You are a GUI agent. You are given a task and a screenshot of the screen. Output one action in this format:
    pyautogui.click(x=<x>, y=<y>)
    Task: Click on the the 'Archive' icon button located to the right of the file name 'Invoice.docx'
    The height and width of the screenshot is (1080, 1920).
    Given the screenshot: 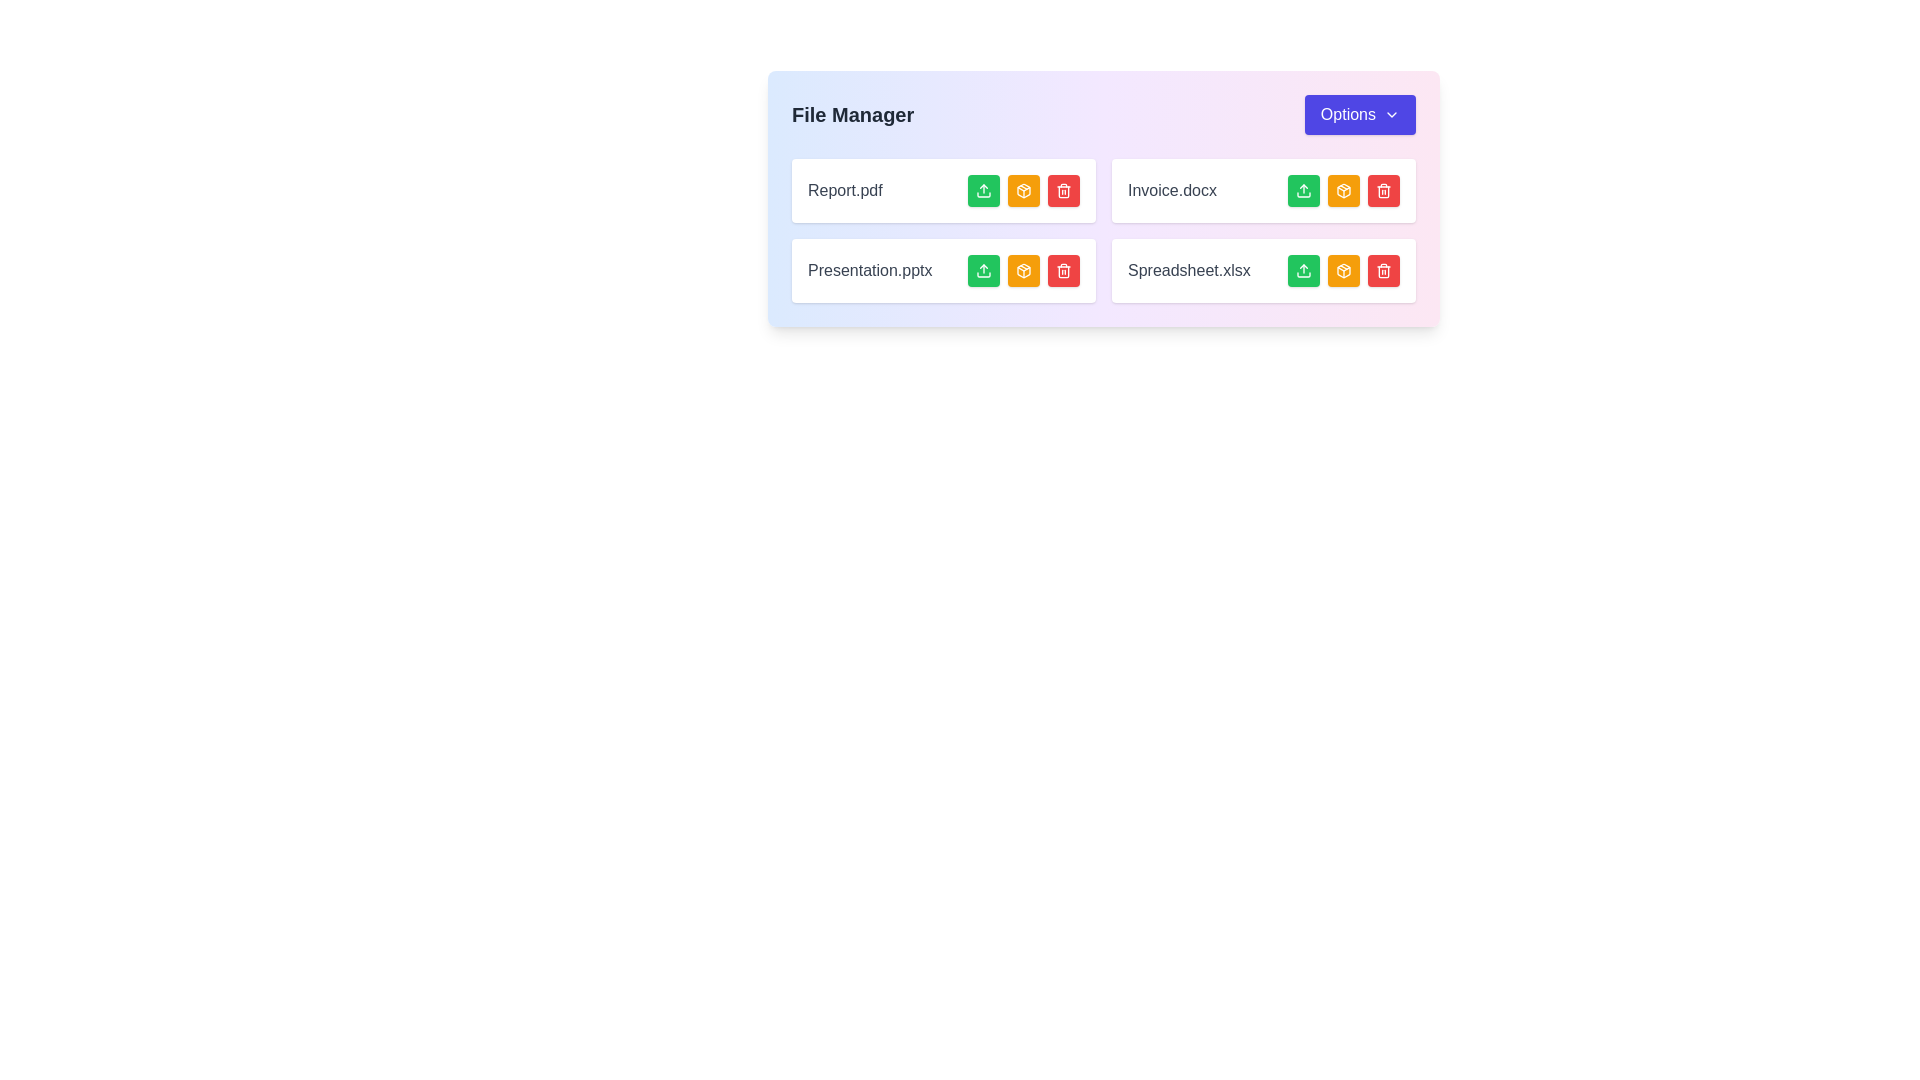 What is the action you would take?
    pyautogui.click(x=1344, y=191)
    